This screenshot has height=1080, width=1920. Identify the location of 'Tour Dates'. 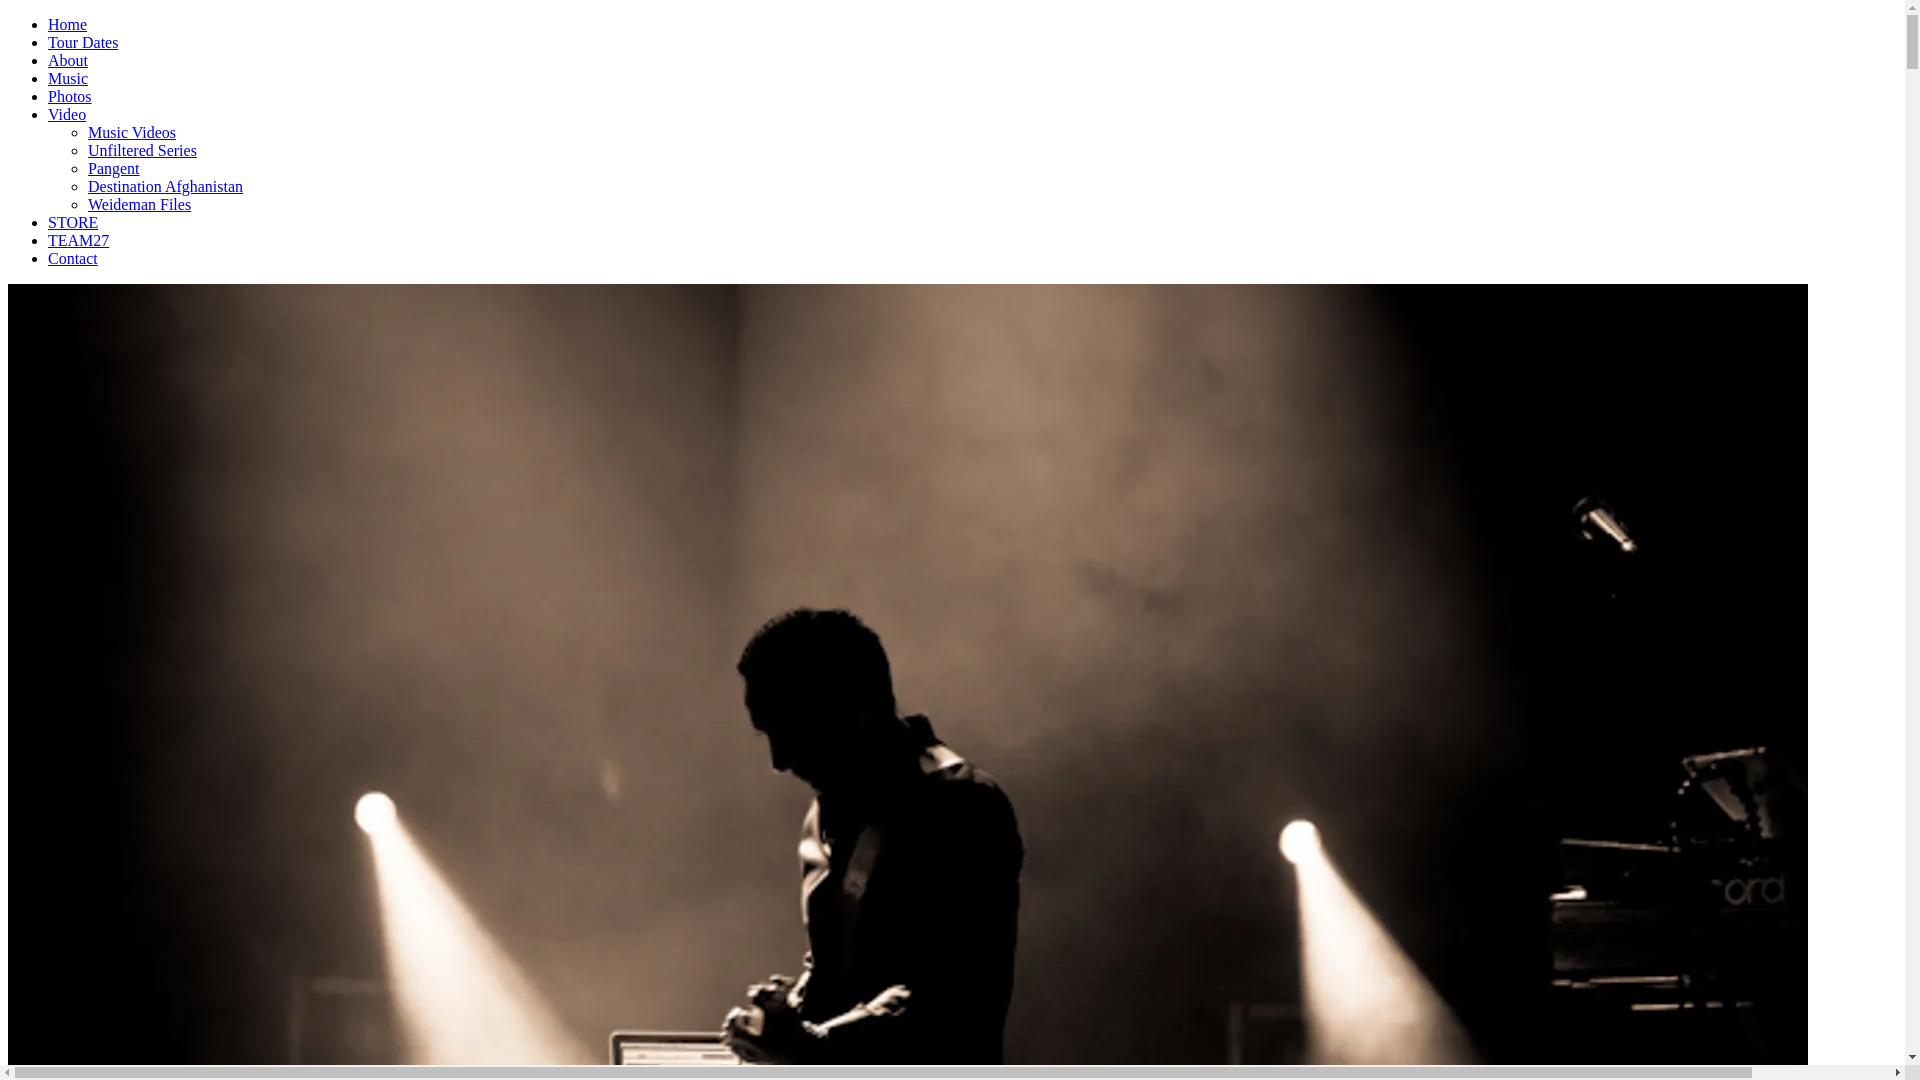
(48, 42).